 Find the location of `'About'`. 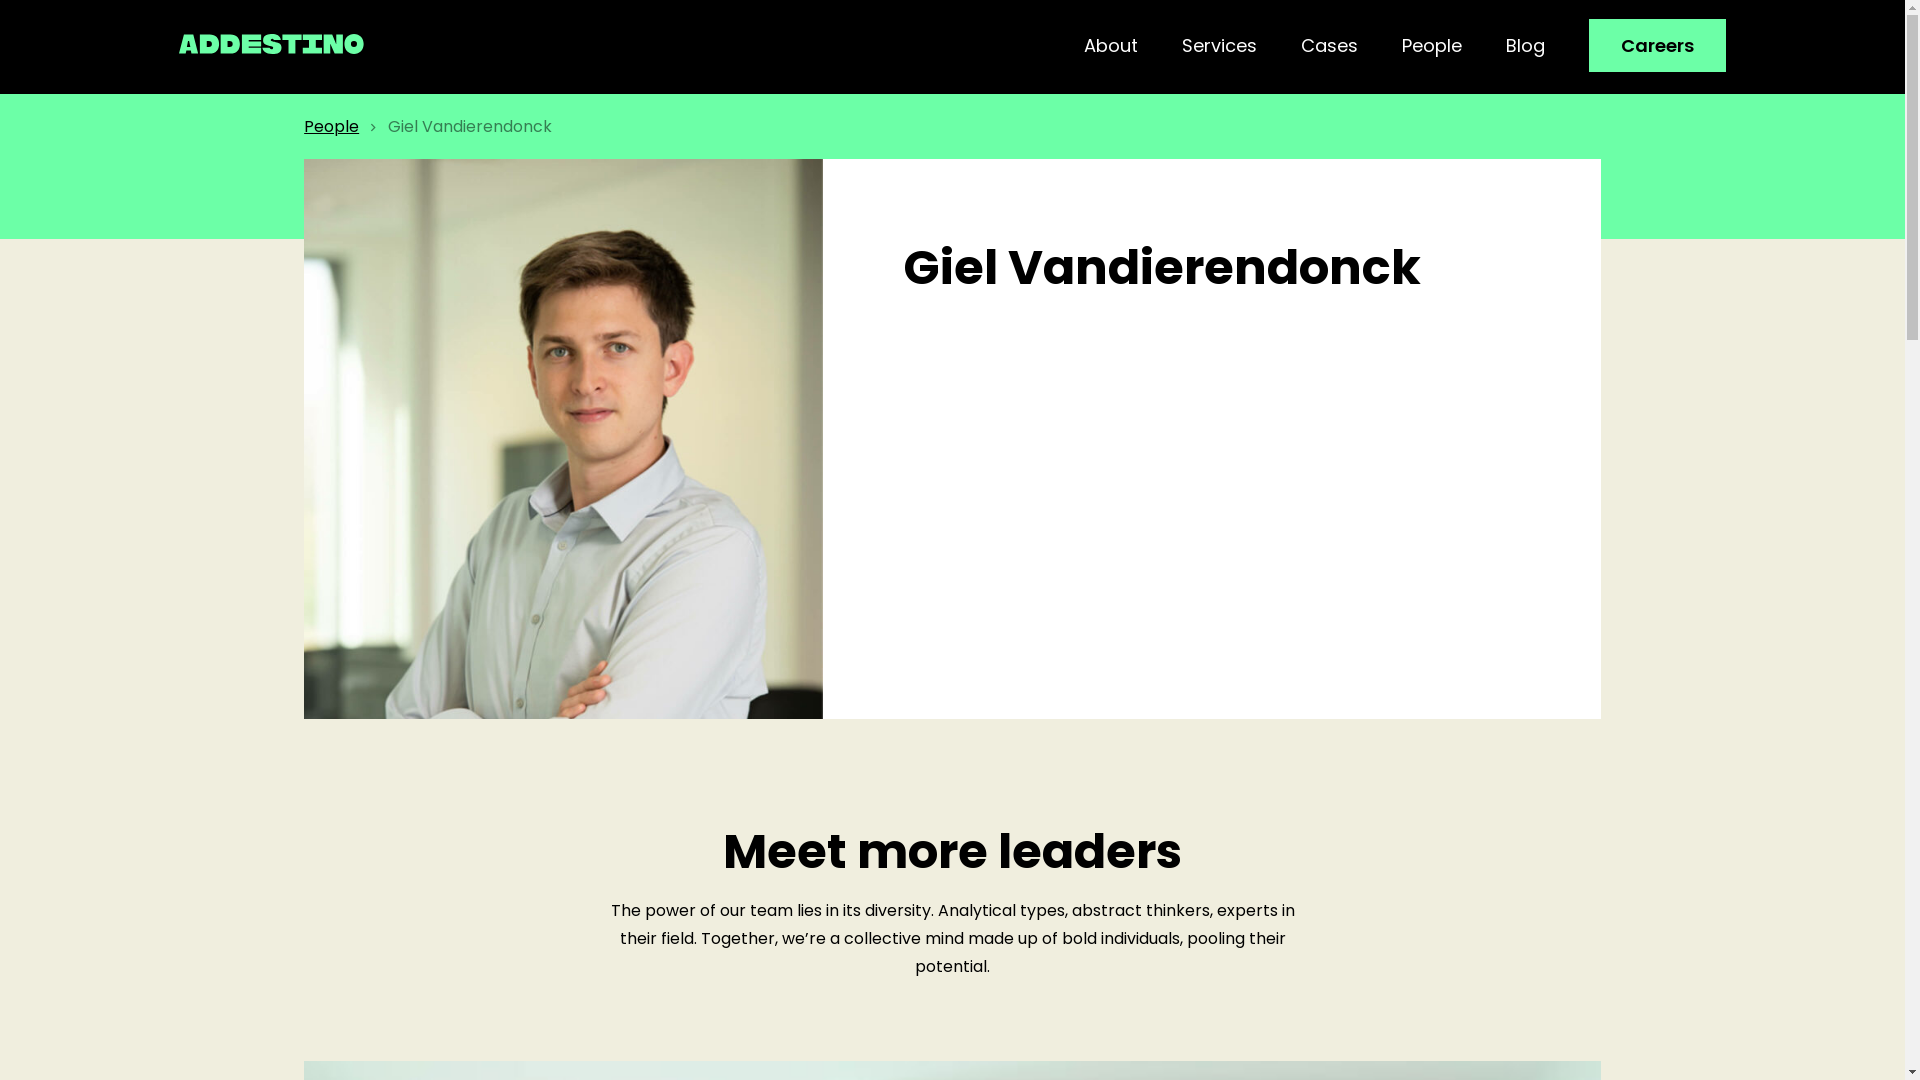

'About' is located at coordinates (1083, 45).